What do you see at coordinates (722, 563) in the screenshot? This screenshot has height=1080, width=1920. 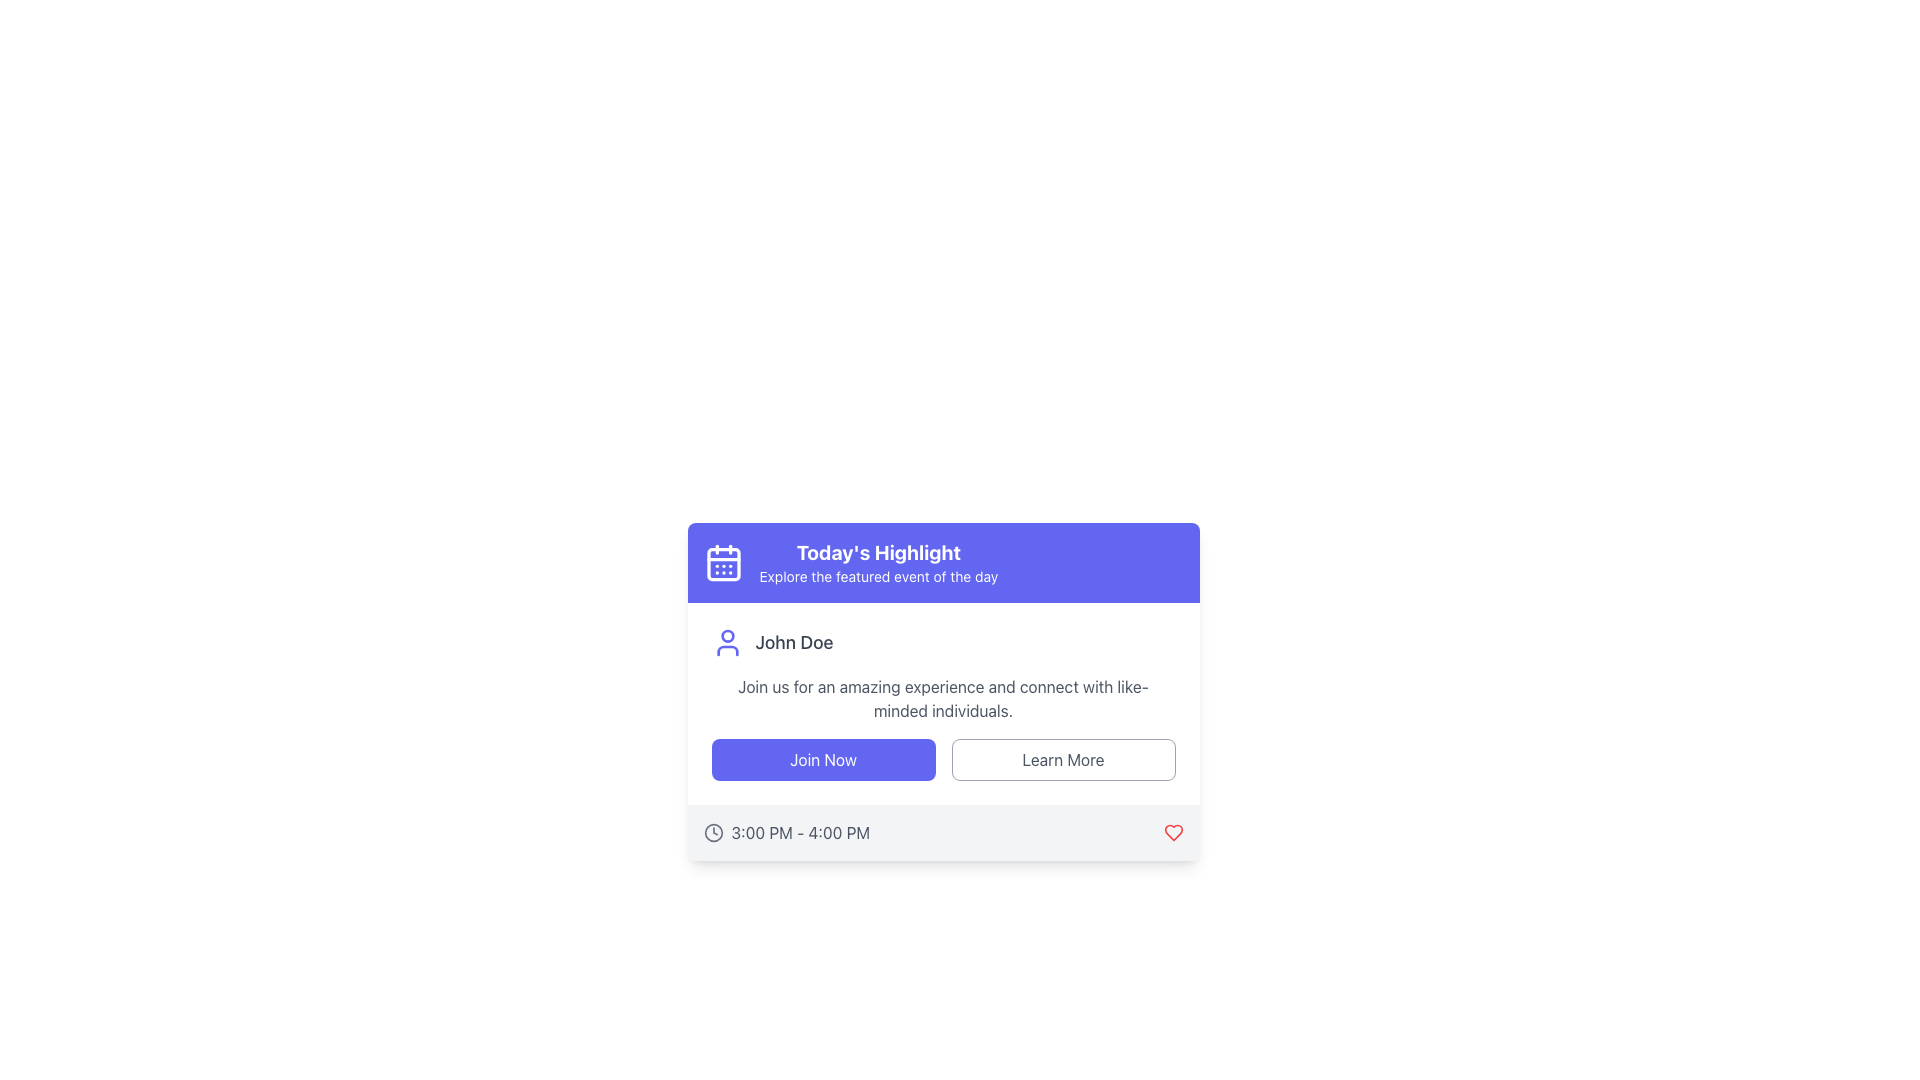 I see `the calendar icon located in the header section of 'Today's Highlight', characterized by its grid-like design and white lines on a purple background` at bounding box center [722, 563].